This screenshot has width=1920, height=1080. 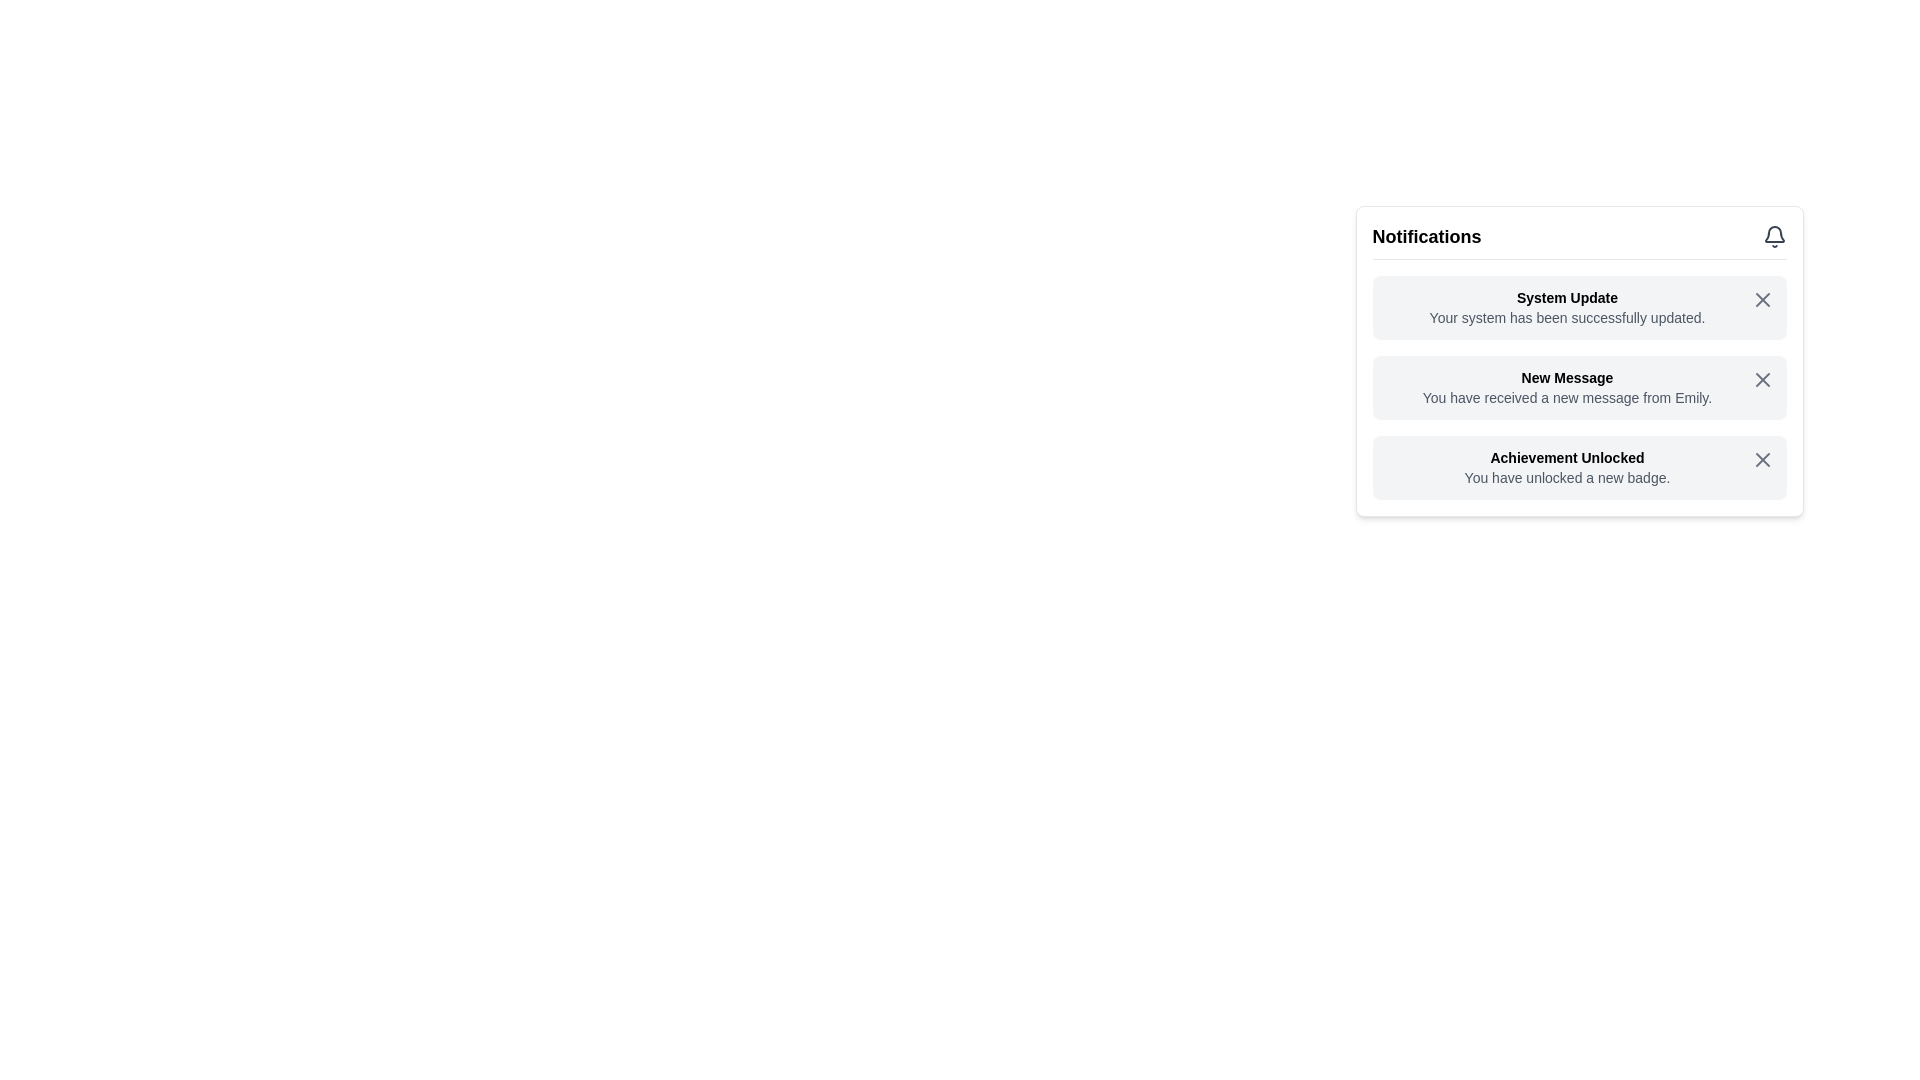 I want to click on the notification block titled 'New Message', so click(x=1578, y=388).